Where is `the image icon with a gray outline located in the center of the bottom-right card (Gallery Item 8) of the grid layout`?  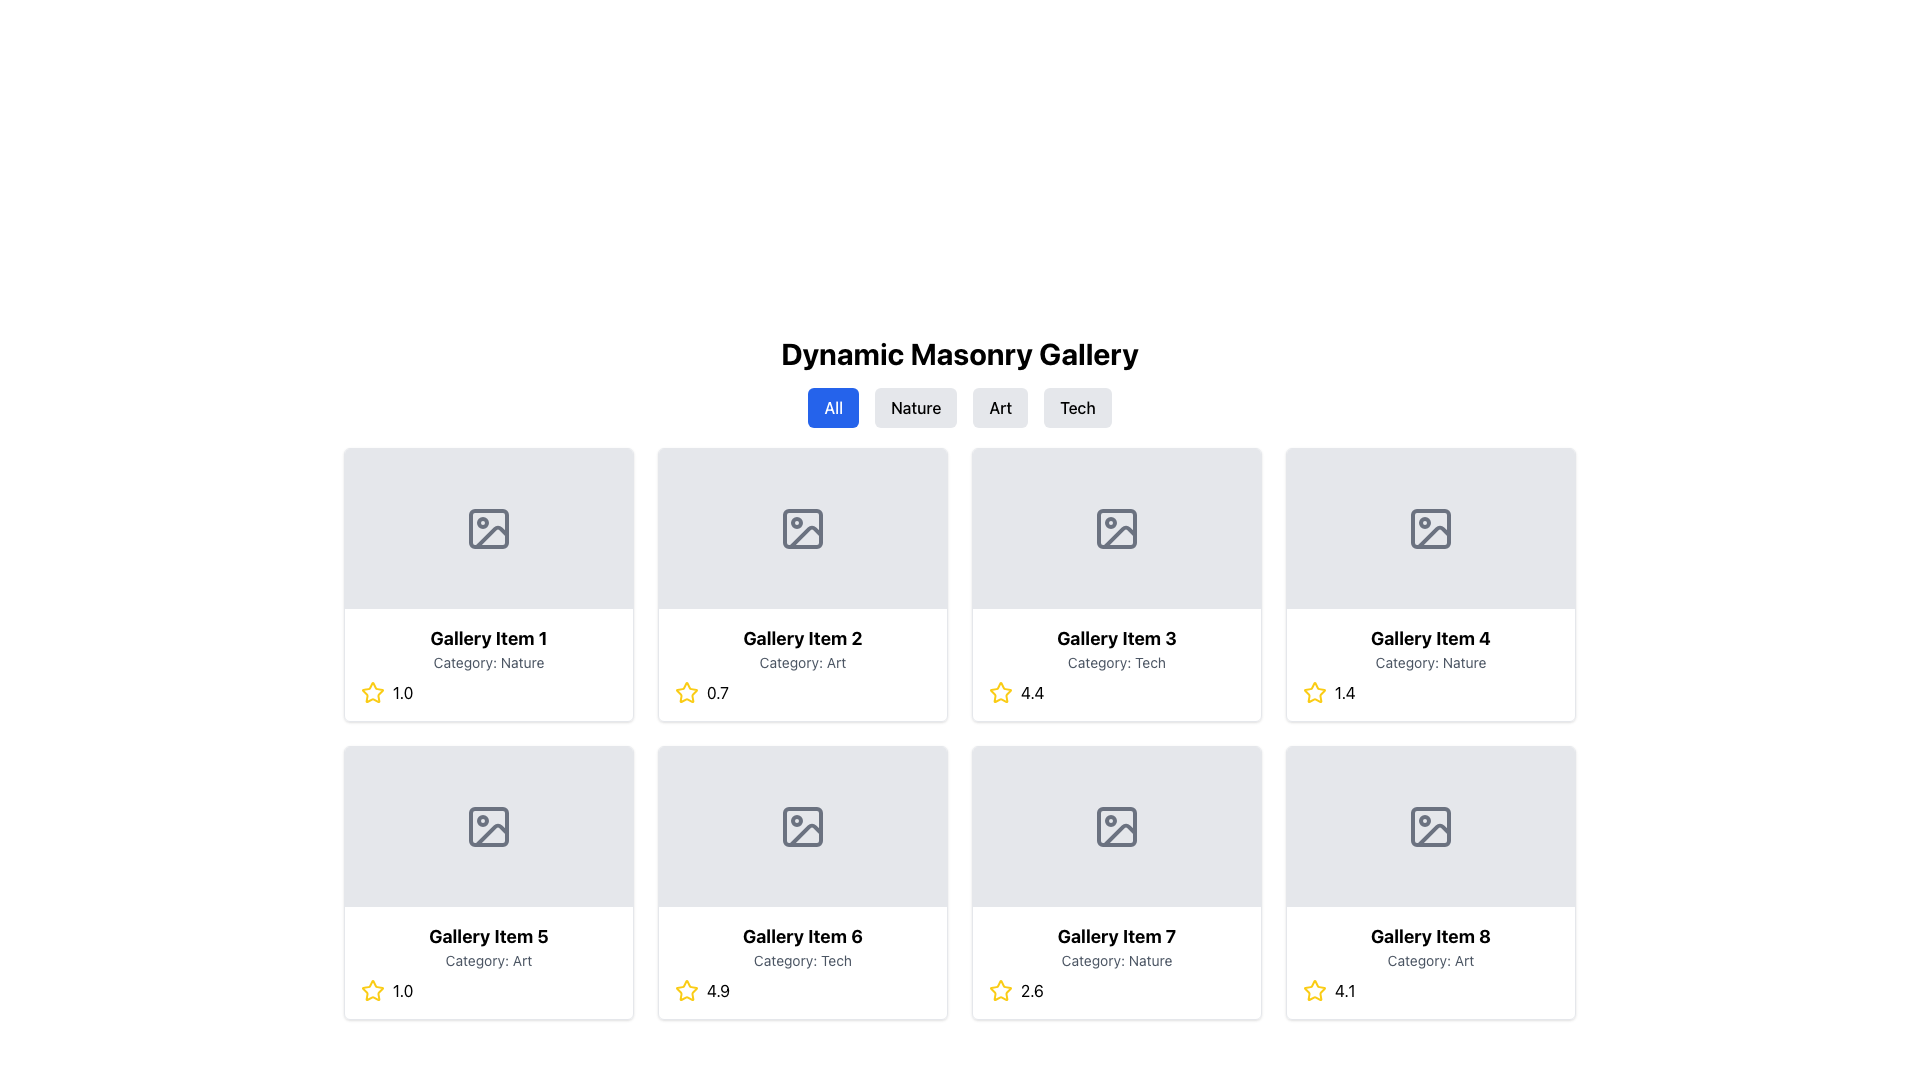 the image icon with a gray outline located in the center of the bottom-right card (Gallery Item 8) of the grid layout is located at coordinates (1429, 826).